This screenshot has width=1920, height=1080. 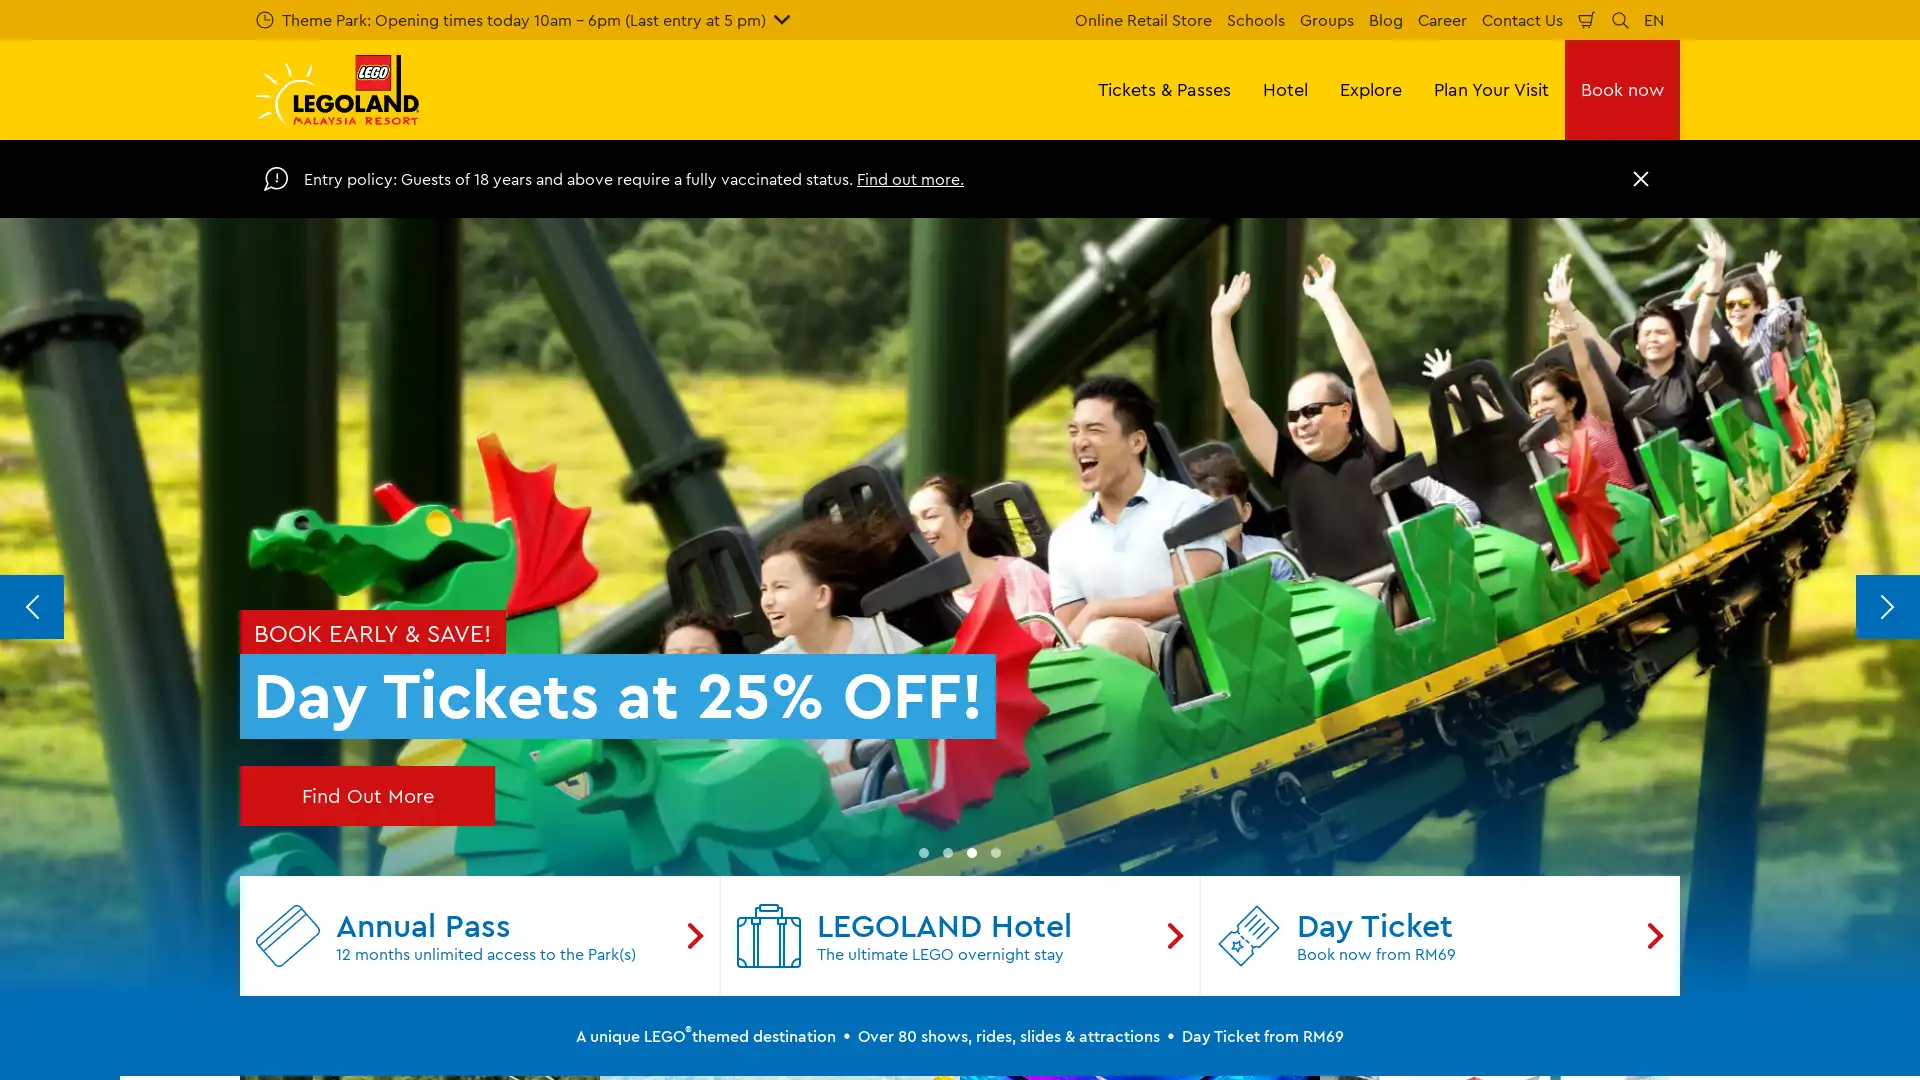 I want to click on Plan Your Visit, so click(x=1491, y=88).